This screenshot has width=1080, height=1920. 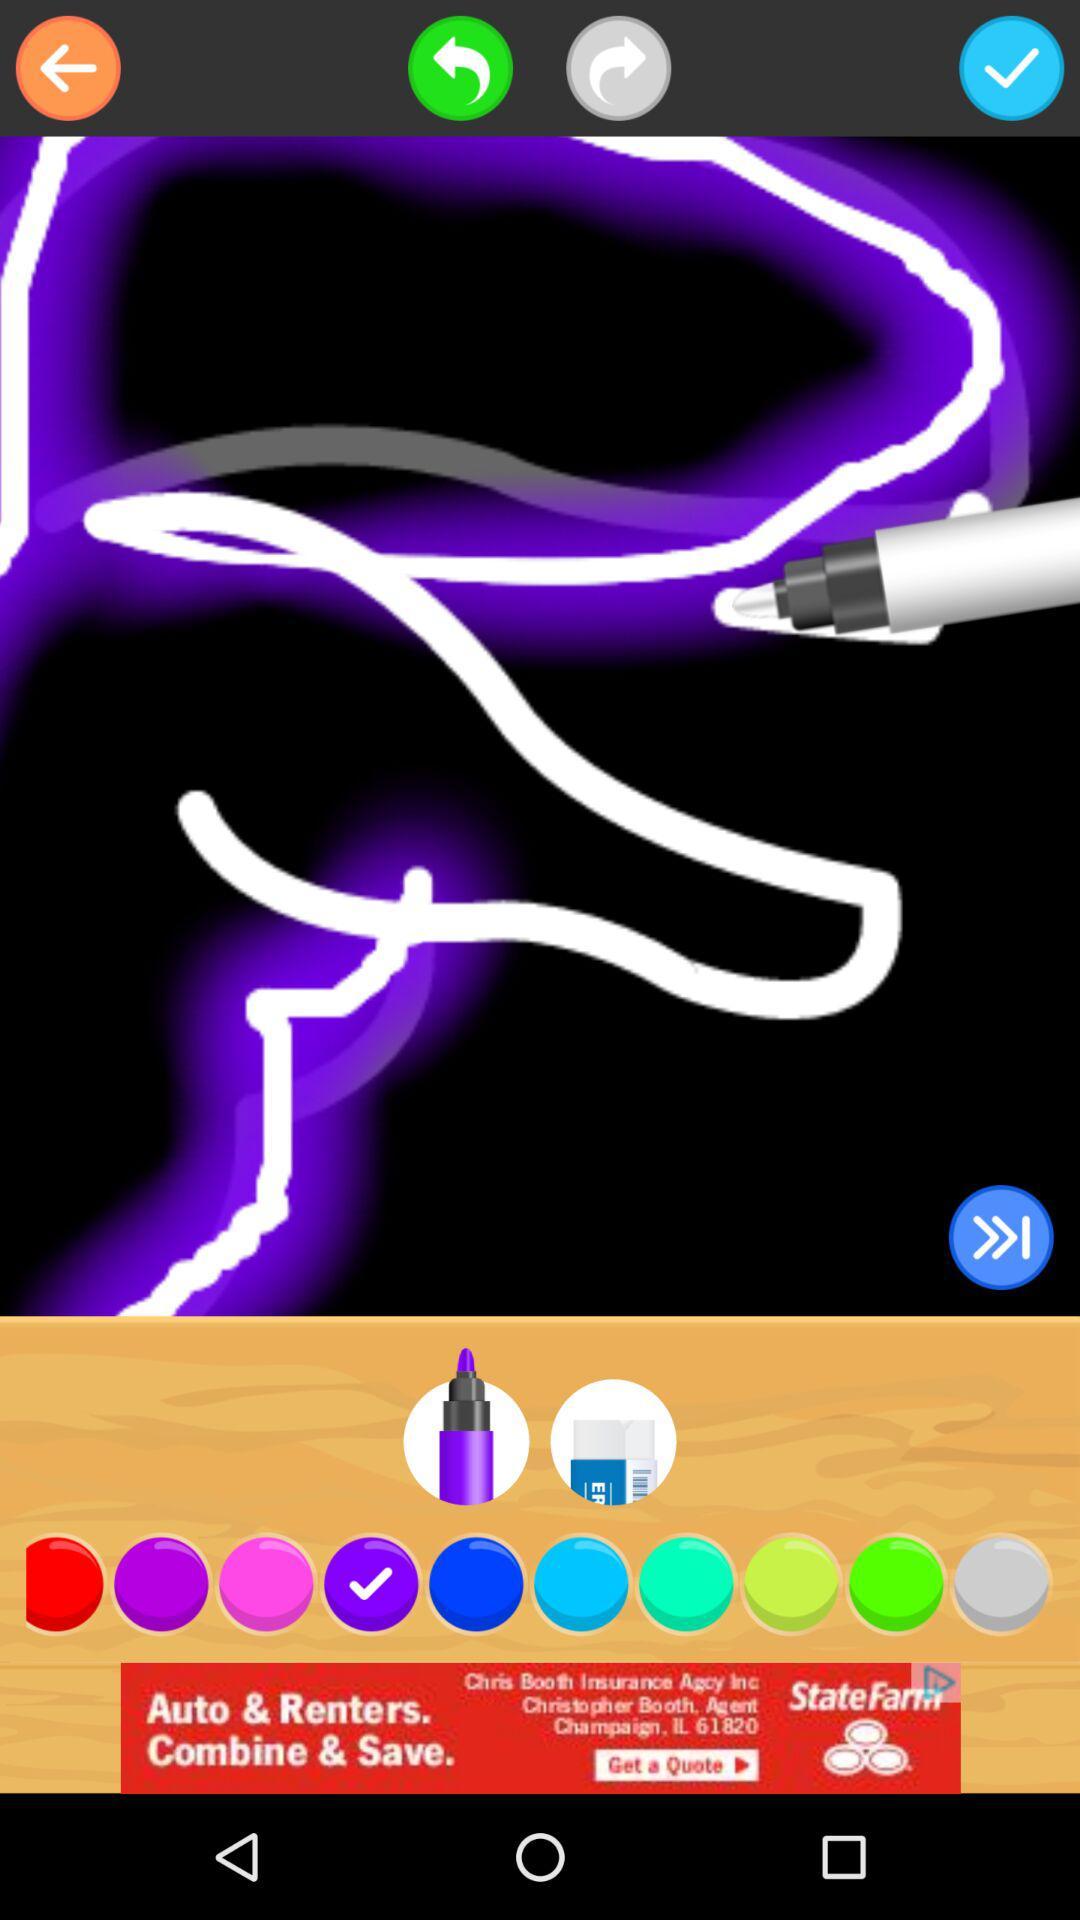 I want to click on go next, so click(x=1001, y=1236).